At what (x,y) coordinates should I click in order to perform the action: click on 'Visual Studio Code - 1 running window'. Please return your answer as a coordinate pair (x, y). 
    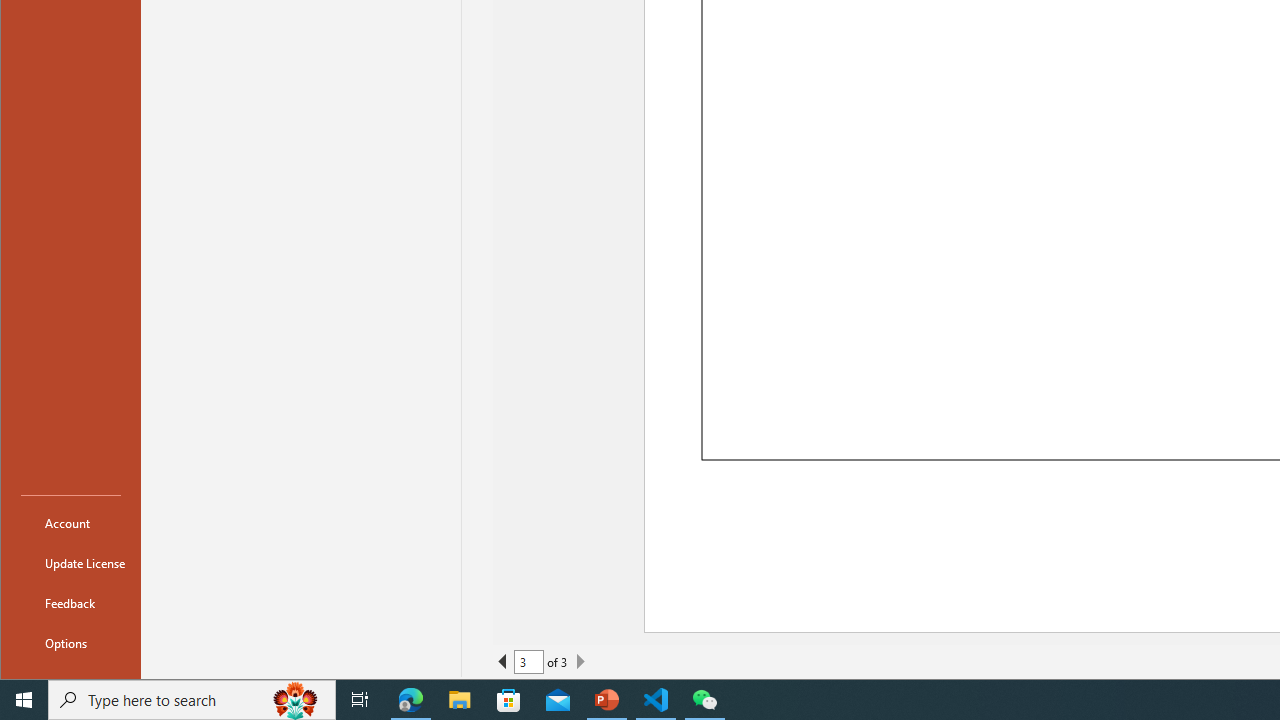
    Looking at the image, I should click on (656, 698).